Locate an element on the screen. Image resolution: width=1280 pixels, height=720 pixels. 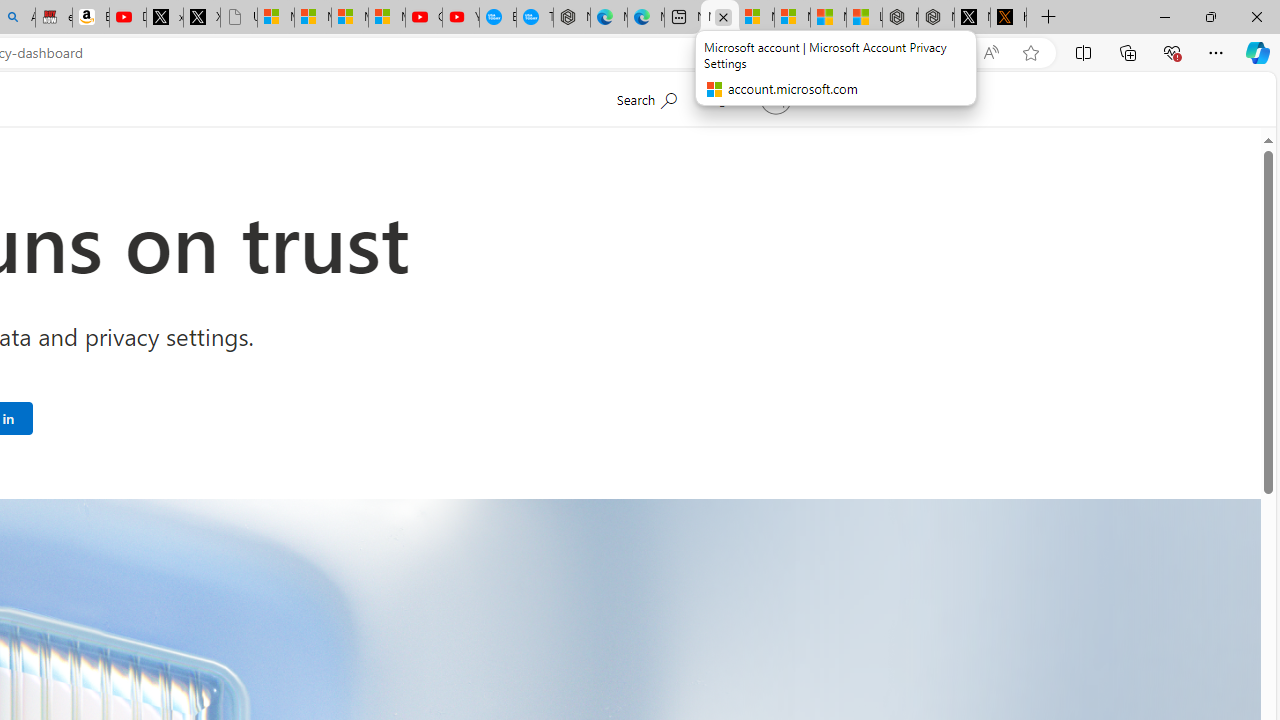
'Add this page to favorites (Ctrl+D)' is located at coordinates (1031, 52).